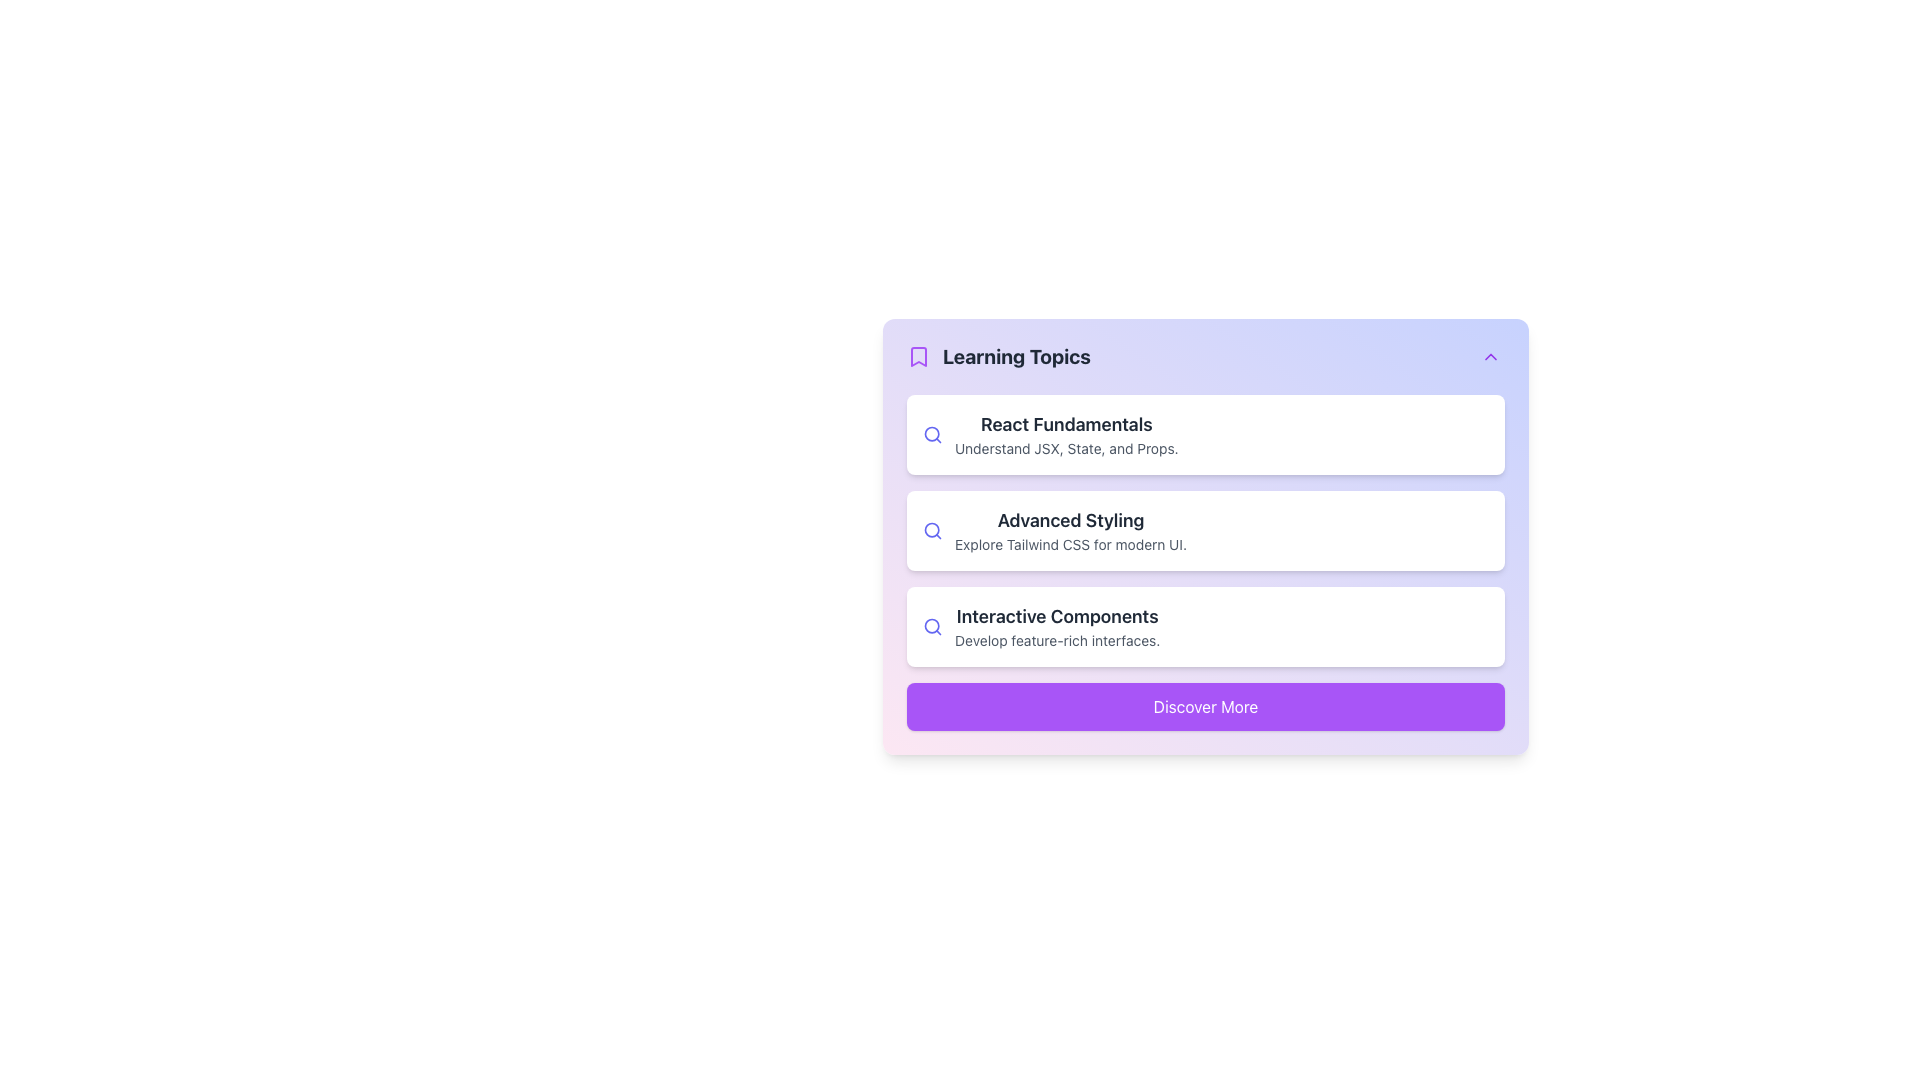 The width and height of the screenshot is (1920, 1080). I want to click on the circular magnifying glass element within the SVG in the 'React Fundamentals' list item block, so click(931, 433).